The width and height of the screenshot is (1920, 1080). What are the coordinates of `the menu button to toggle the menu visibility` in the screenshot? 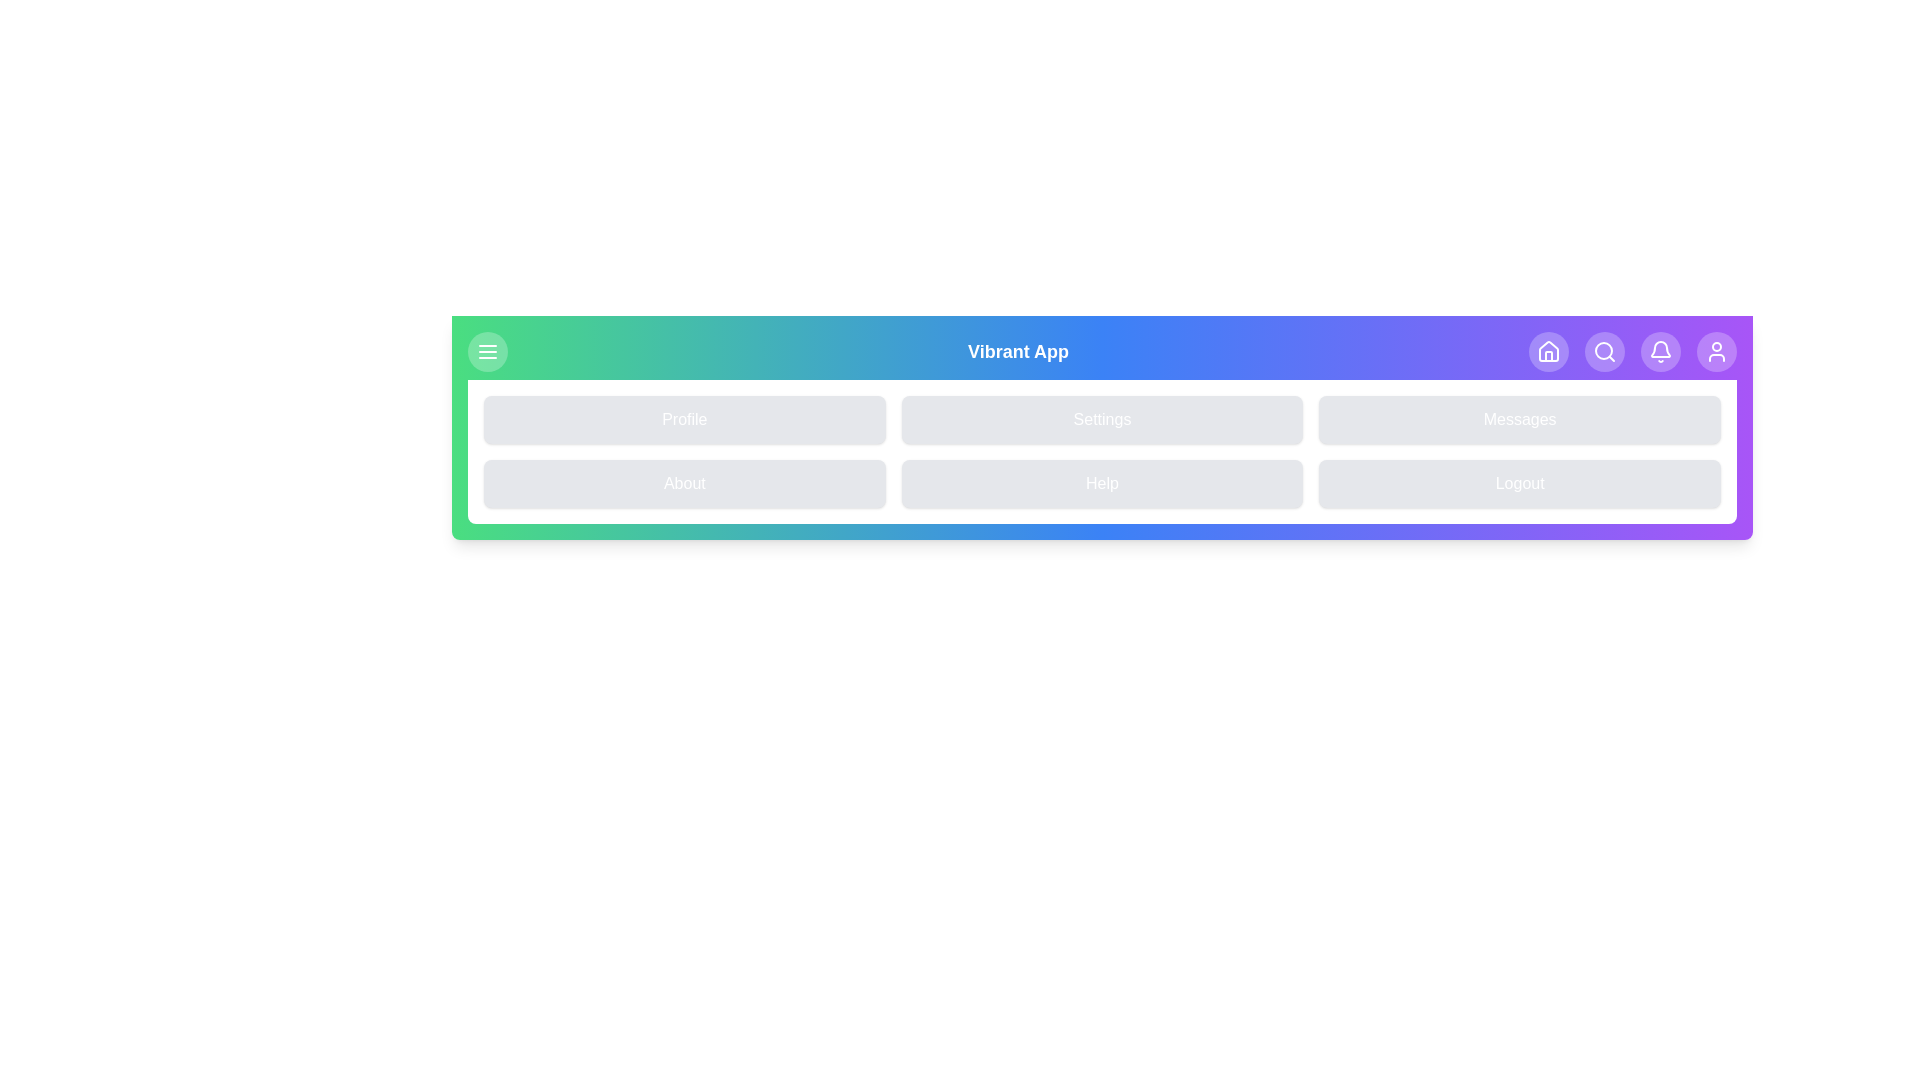 It's located at (488, 350).